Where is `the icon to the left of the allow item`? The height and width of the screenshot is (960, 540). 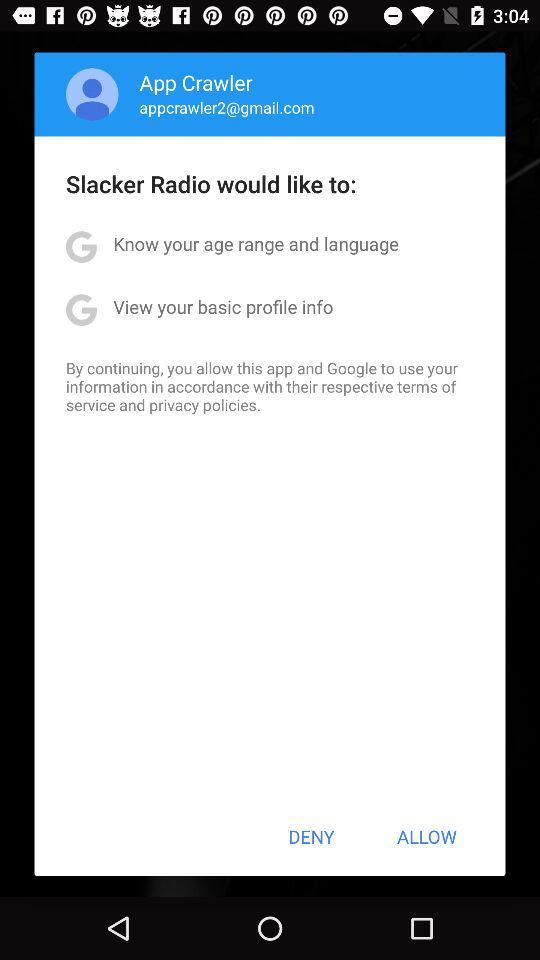 the icon to the left of the allow item is located at coordinates (311, 836).